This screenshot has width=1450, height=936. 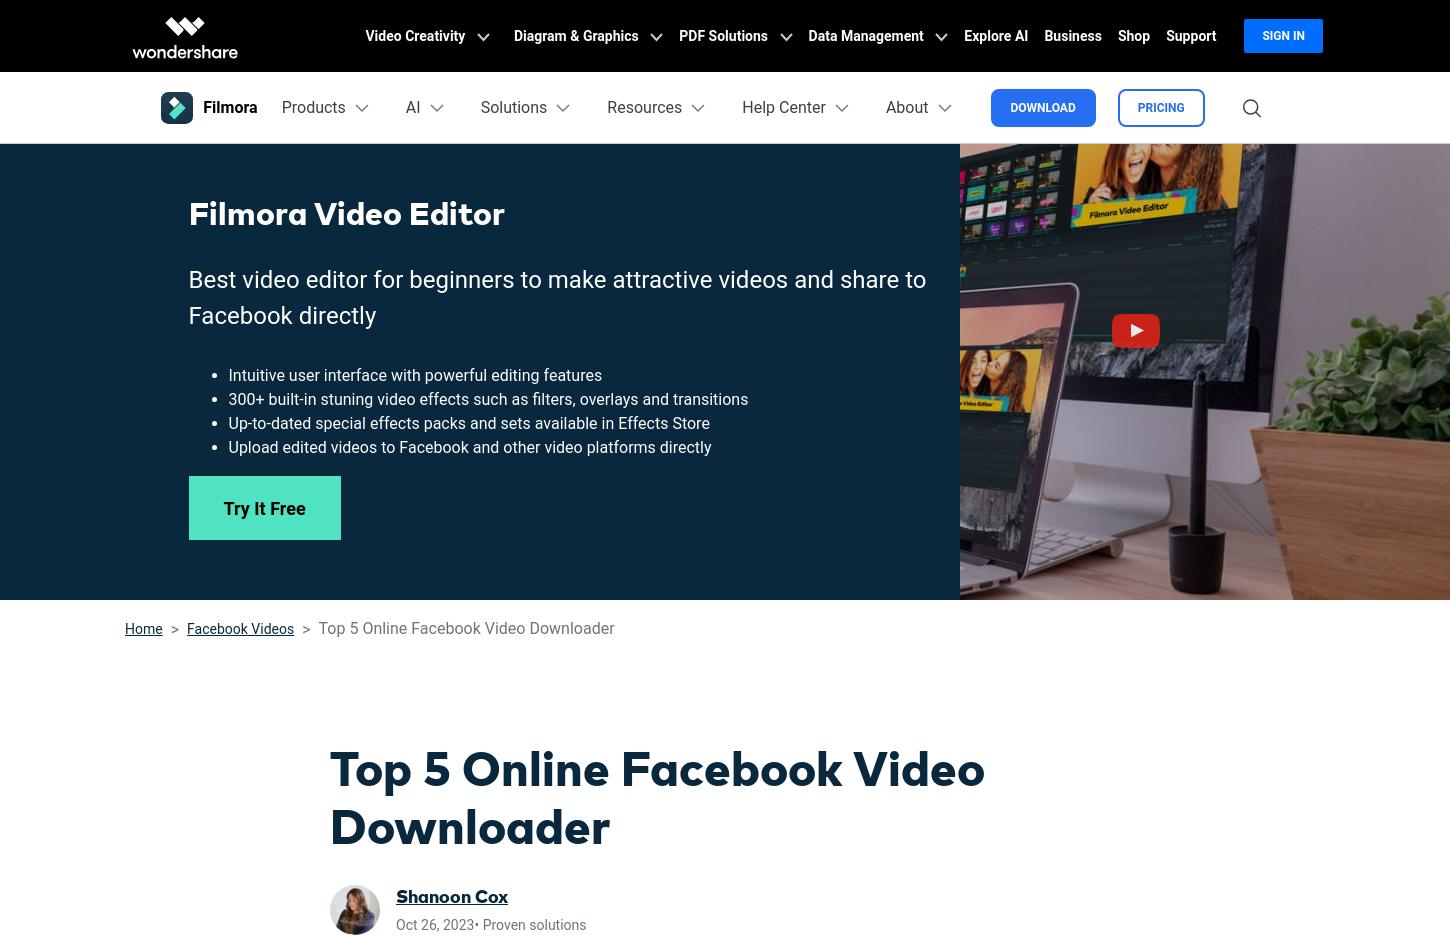 What do you see at coordinates (725, 35) in the screenshot?
I see `'PDF Solutions'` at bounding box center [725, 35].